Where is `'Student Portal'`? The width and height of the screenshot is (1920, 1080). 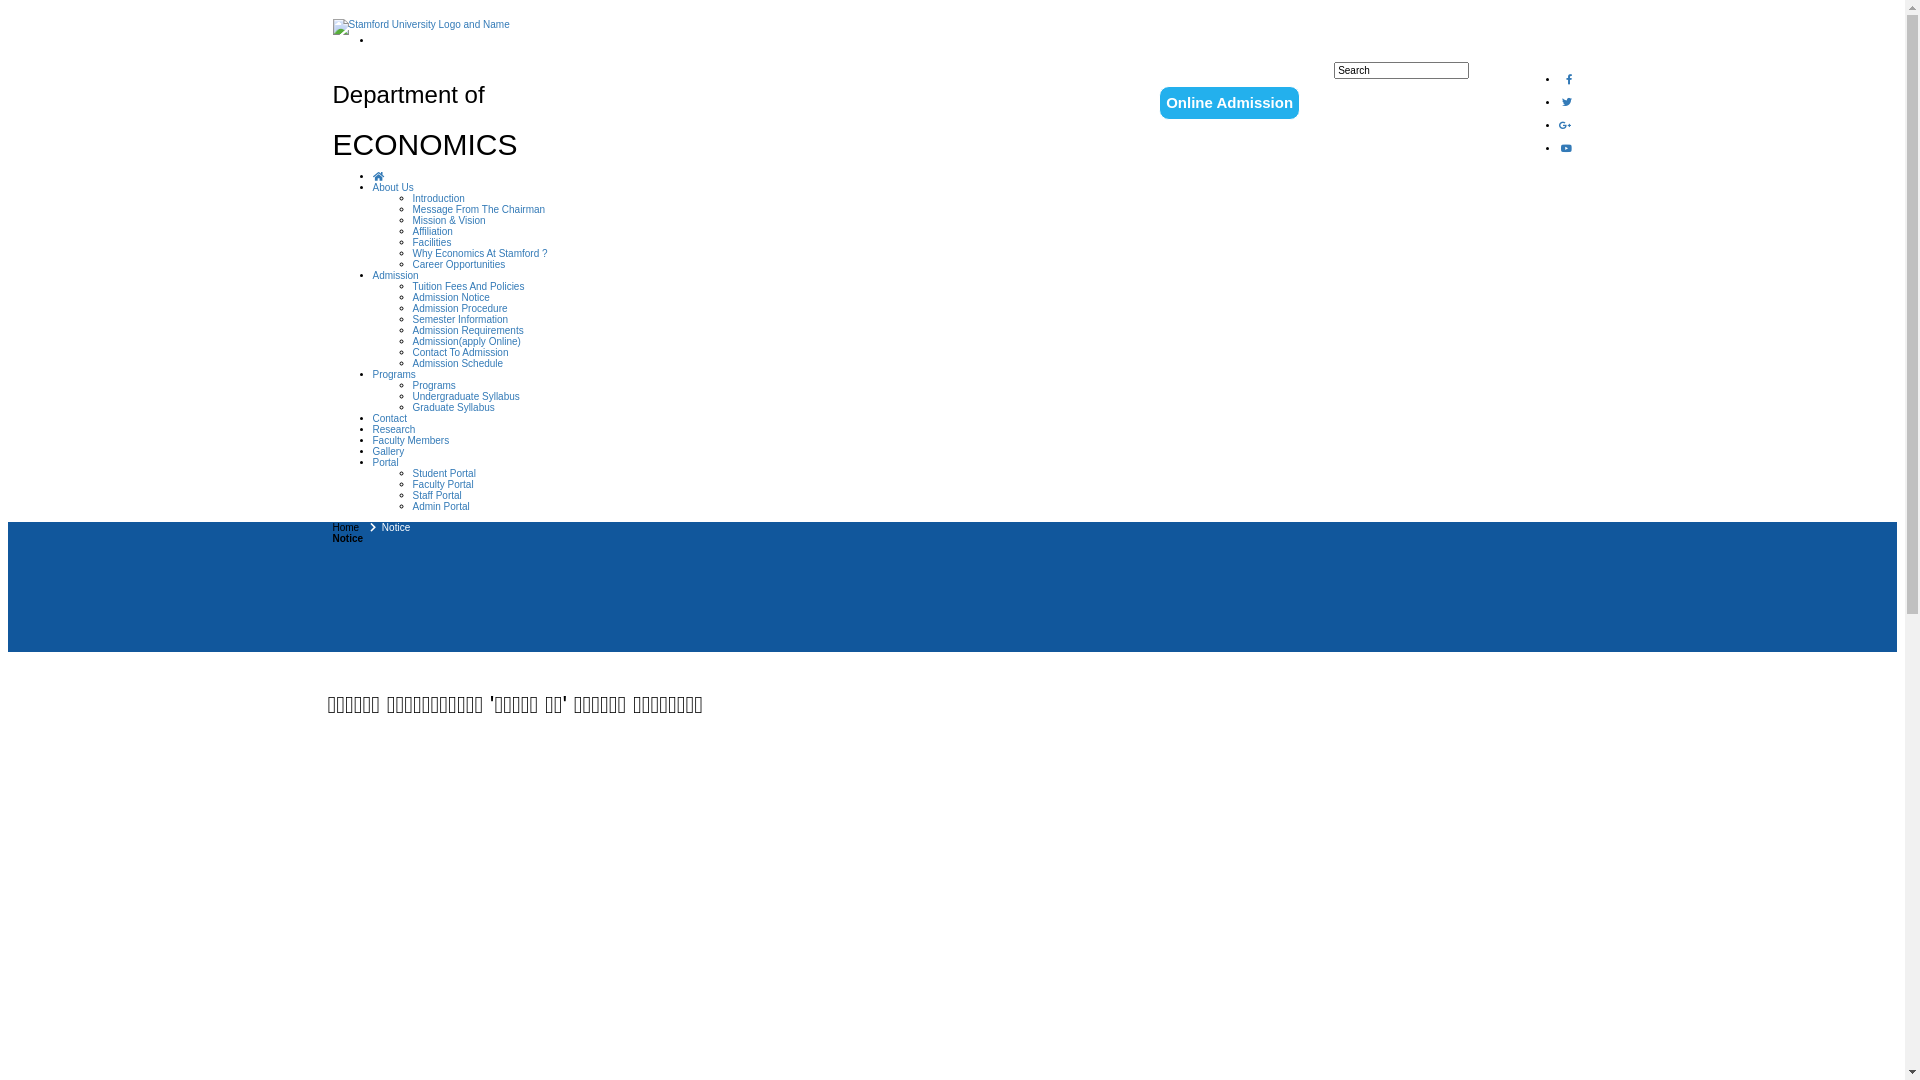
'Student Portal' is located at coordinates (442, 473).